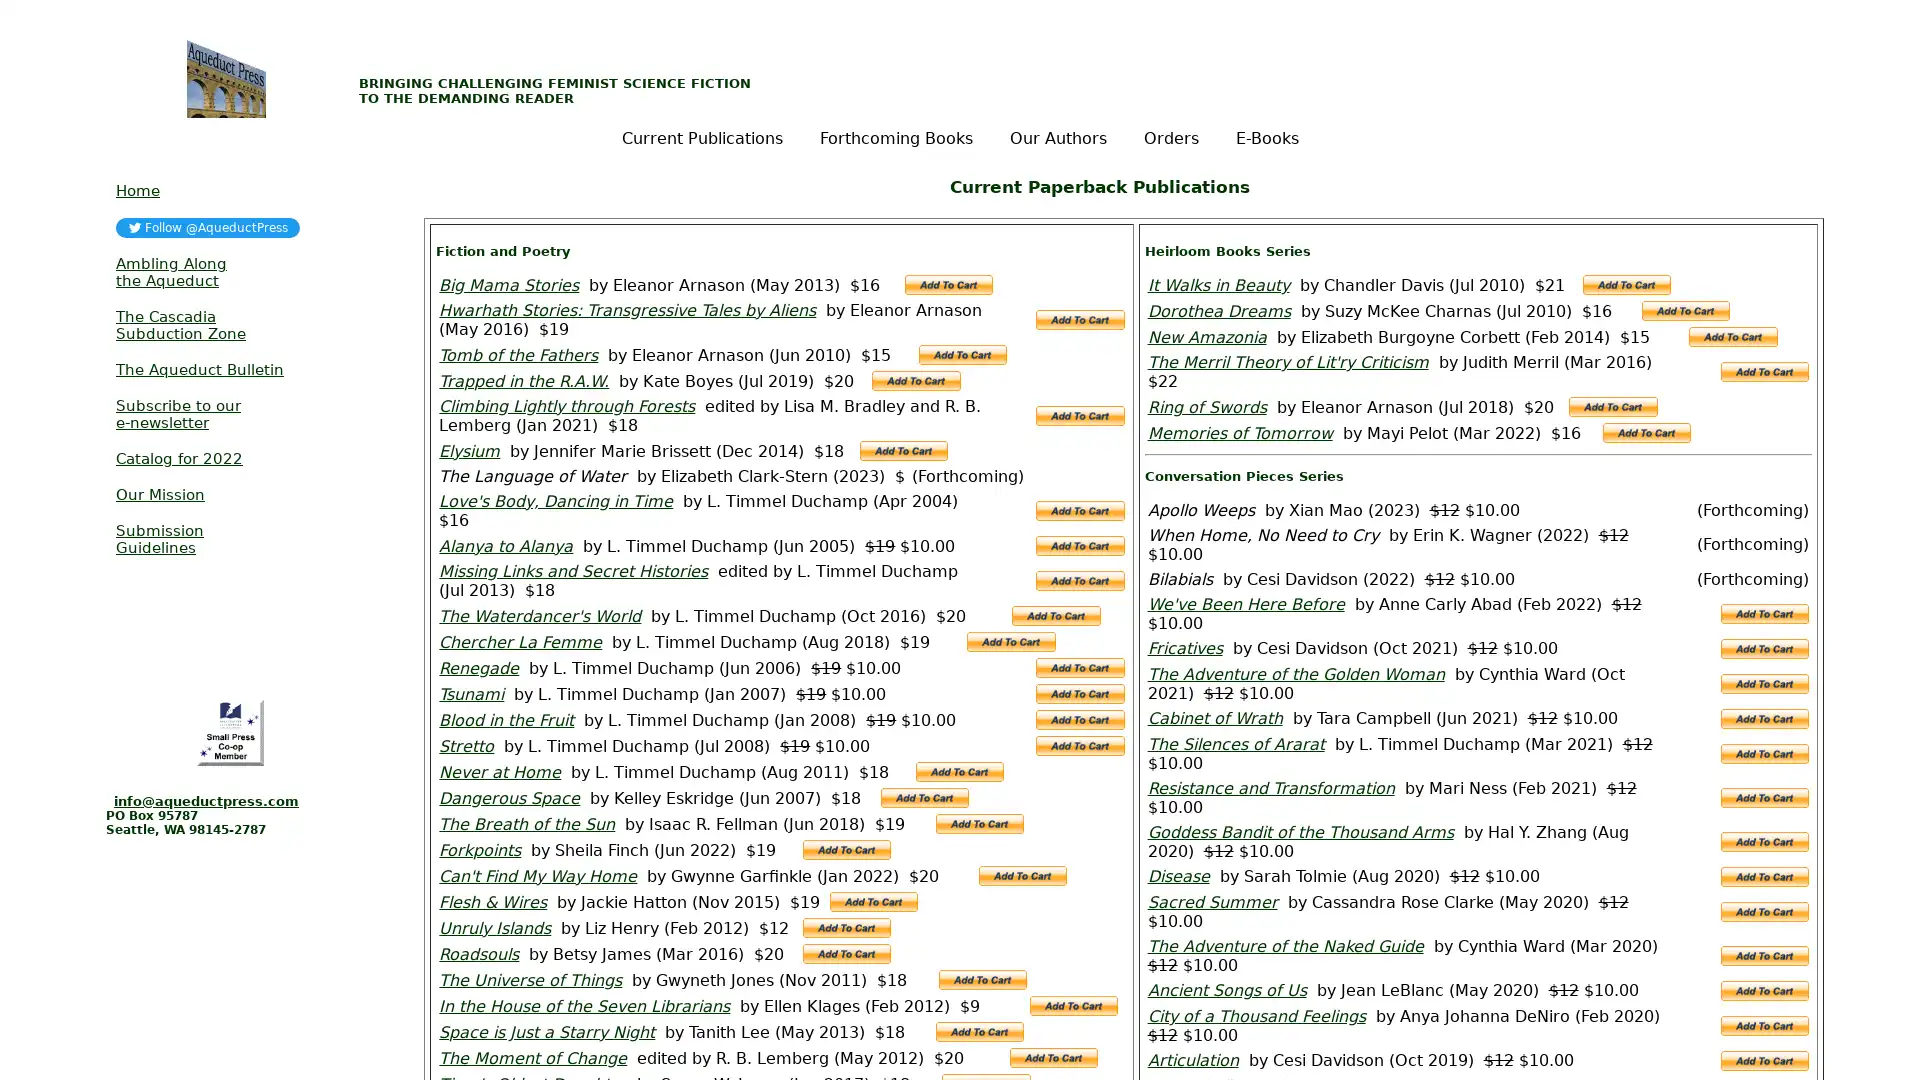  I want to click on Make payments with PayPal - it\'s fast, free and secure!, so click(1764, 910).